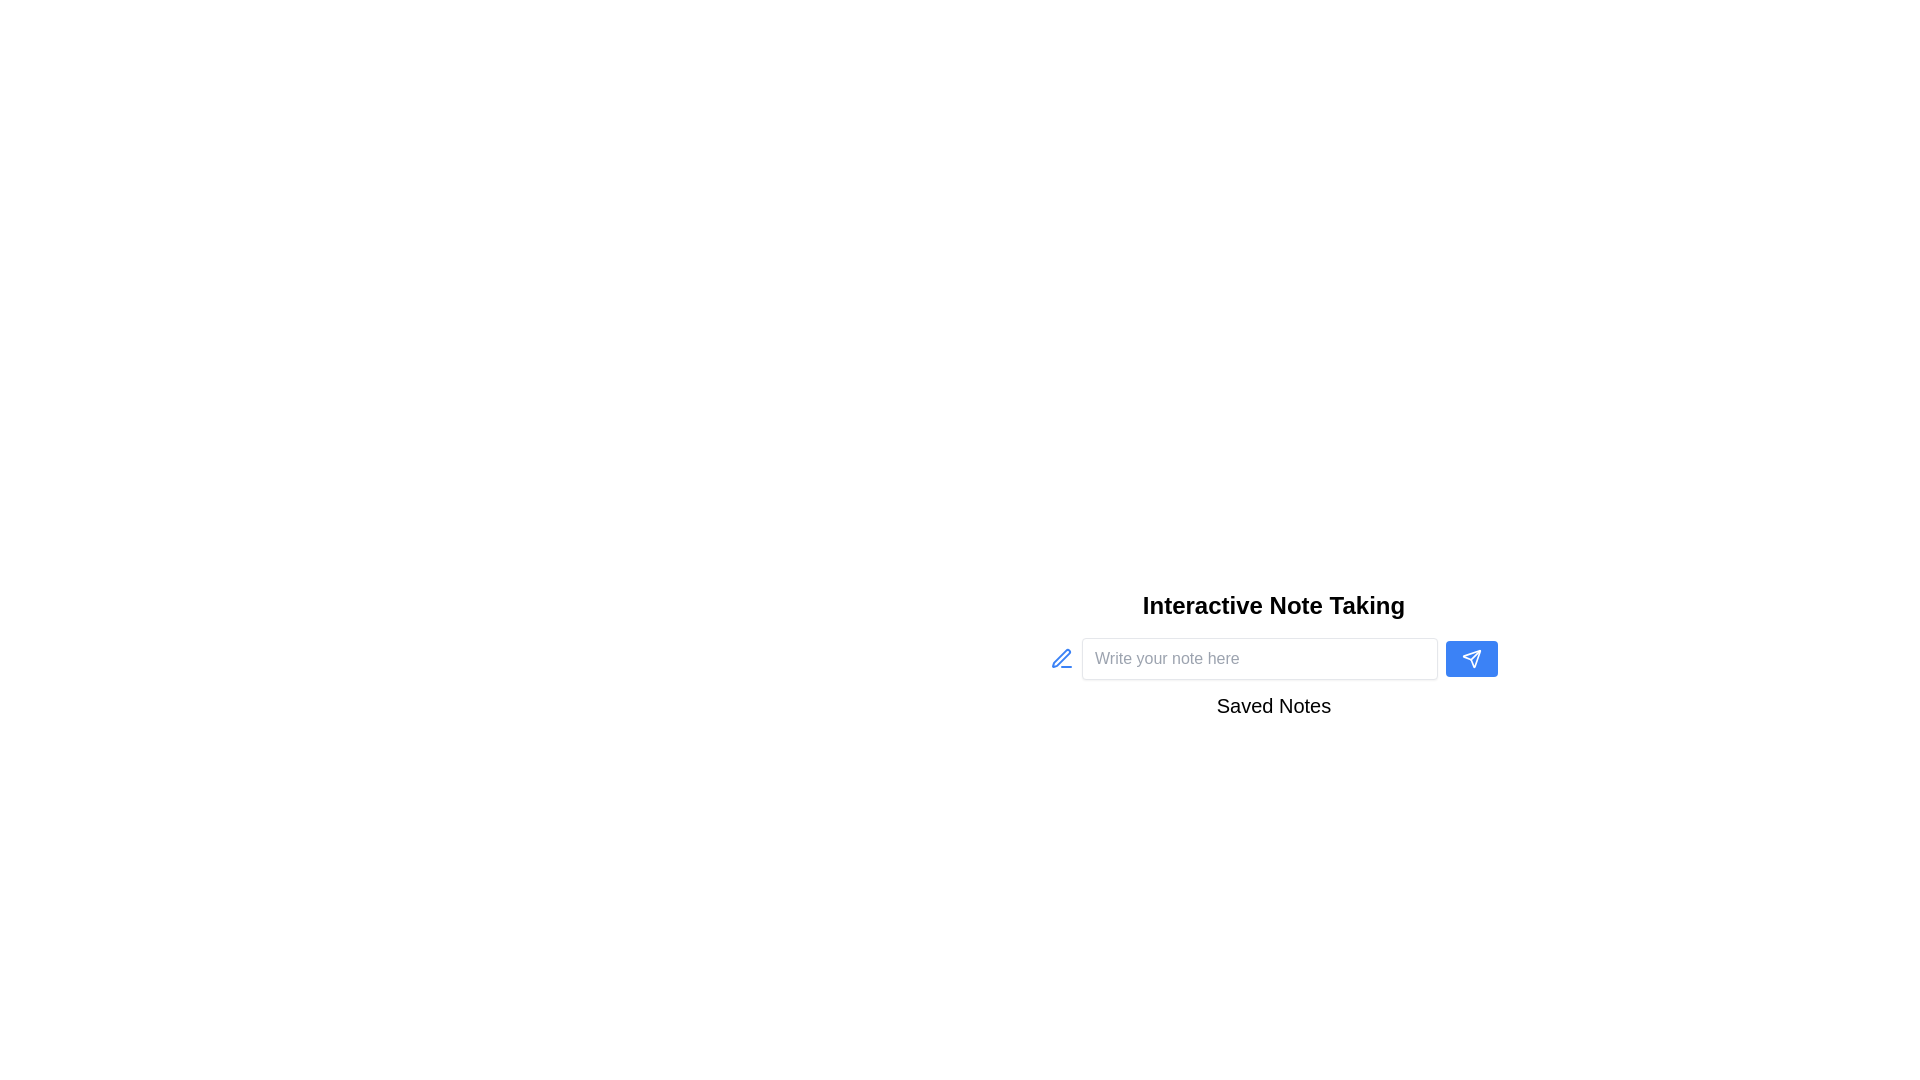 The height and width of the screenshot is (1080, 1920). What do you see at coordinates (1472, 659) in the screenshot?
I see `the icon within the 'Send' button, which is located directly to the right of the text input field in the note-taking interface` at bounding box center [1472, 659].